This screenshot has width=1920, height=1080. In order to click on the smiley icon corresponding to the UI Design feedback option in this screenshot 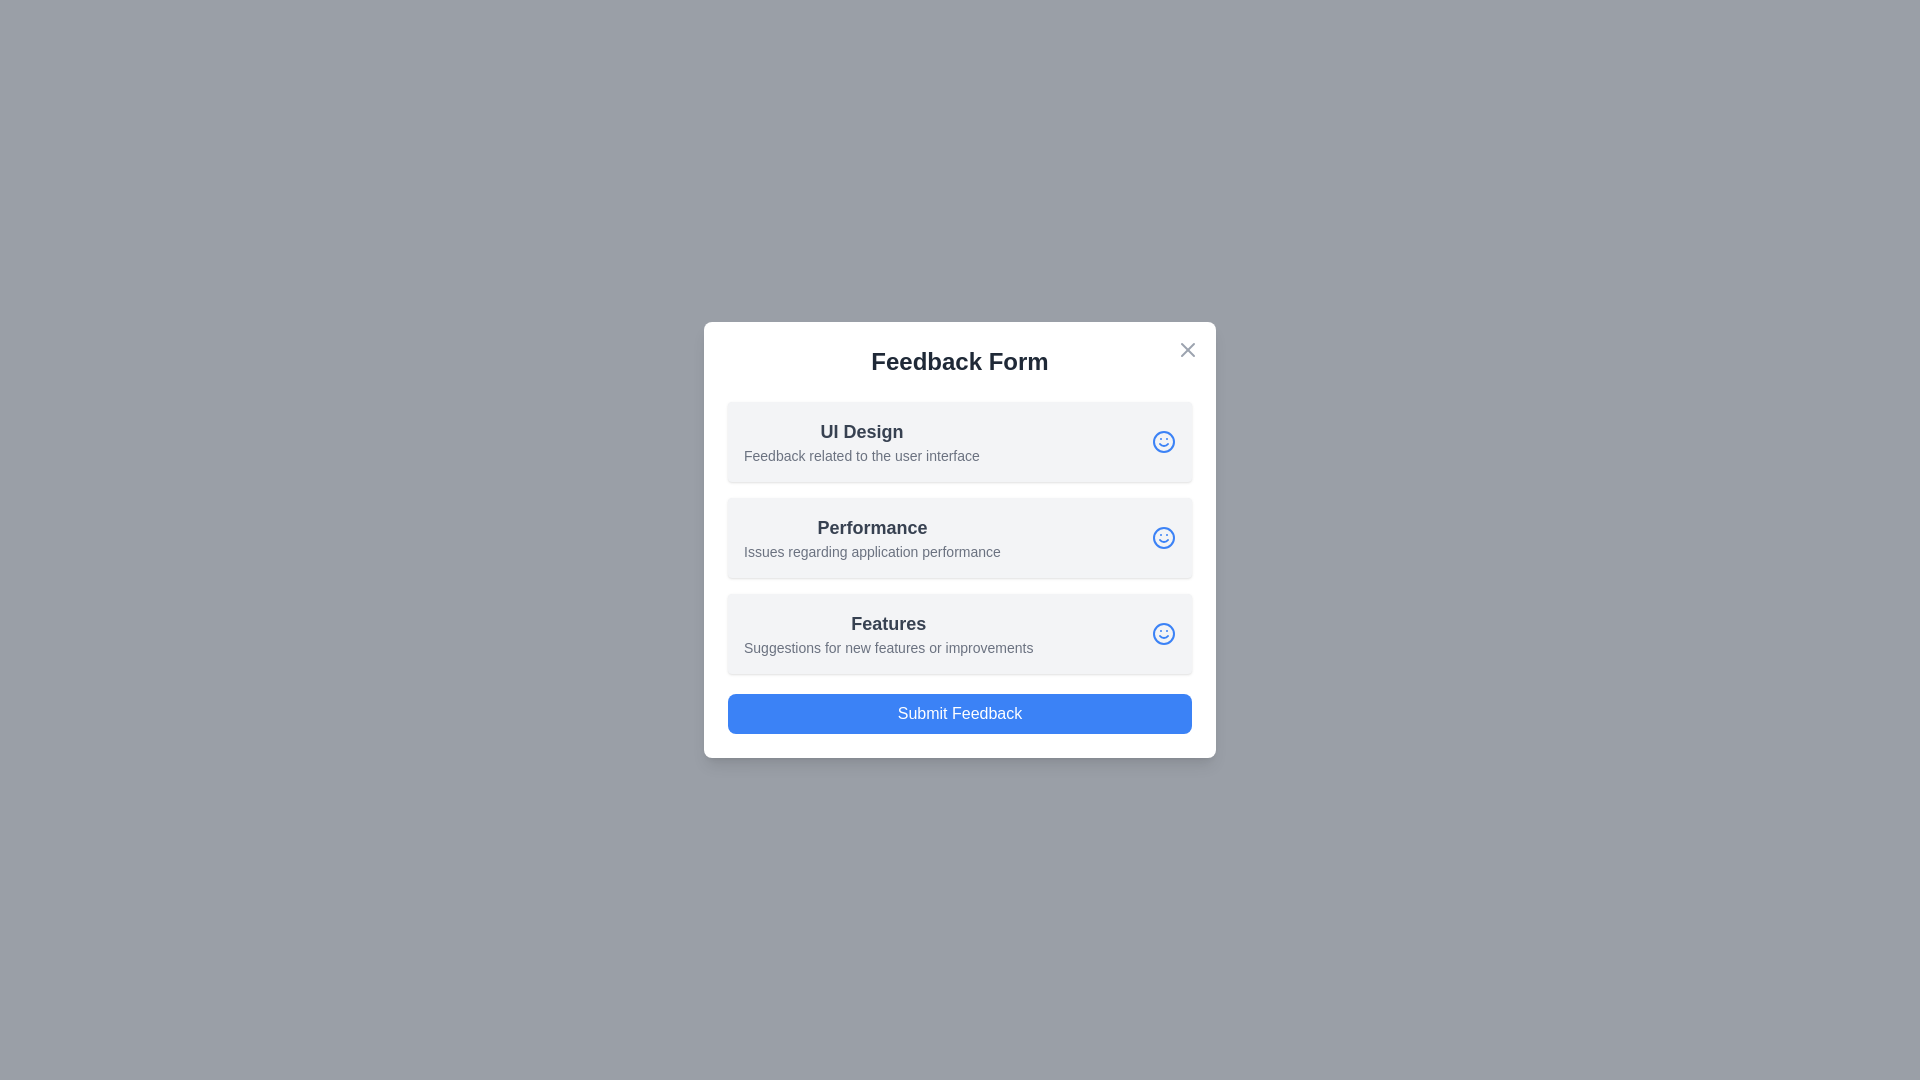, I will do `click(1163, 441)`.